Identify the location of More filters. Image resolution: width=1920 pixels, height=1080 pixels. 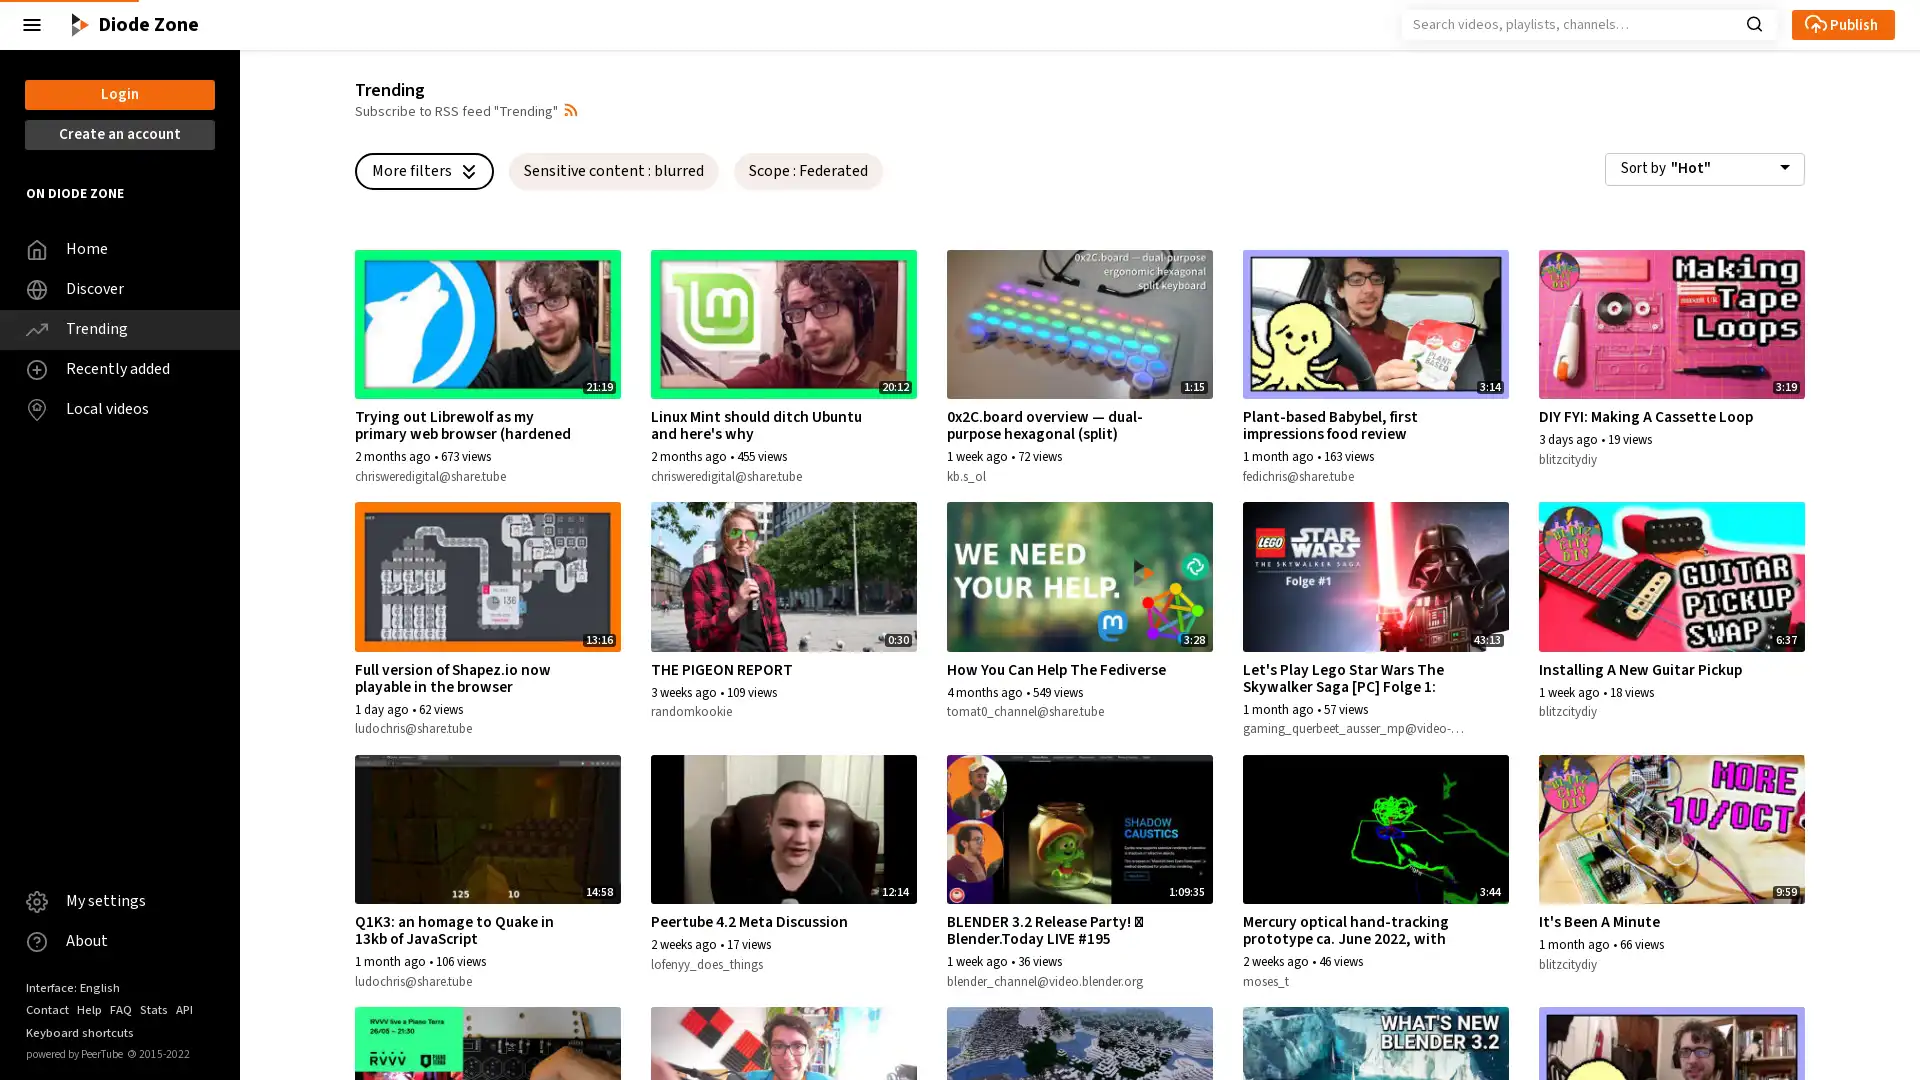
(423, 169).